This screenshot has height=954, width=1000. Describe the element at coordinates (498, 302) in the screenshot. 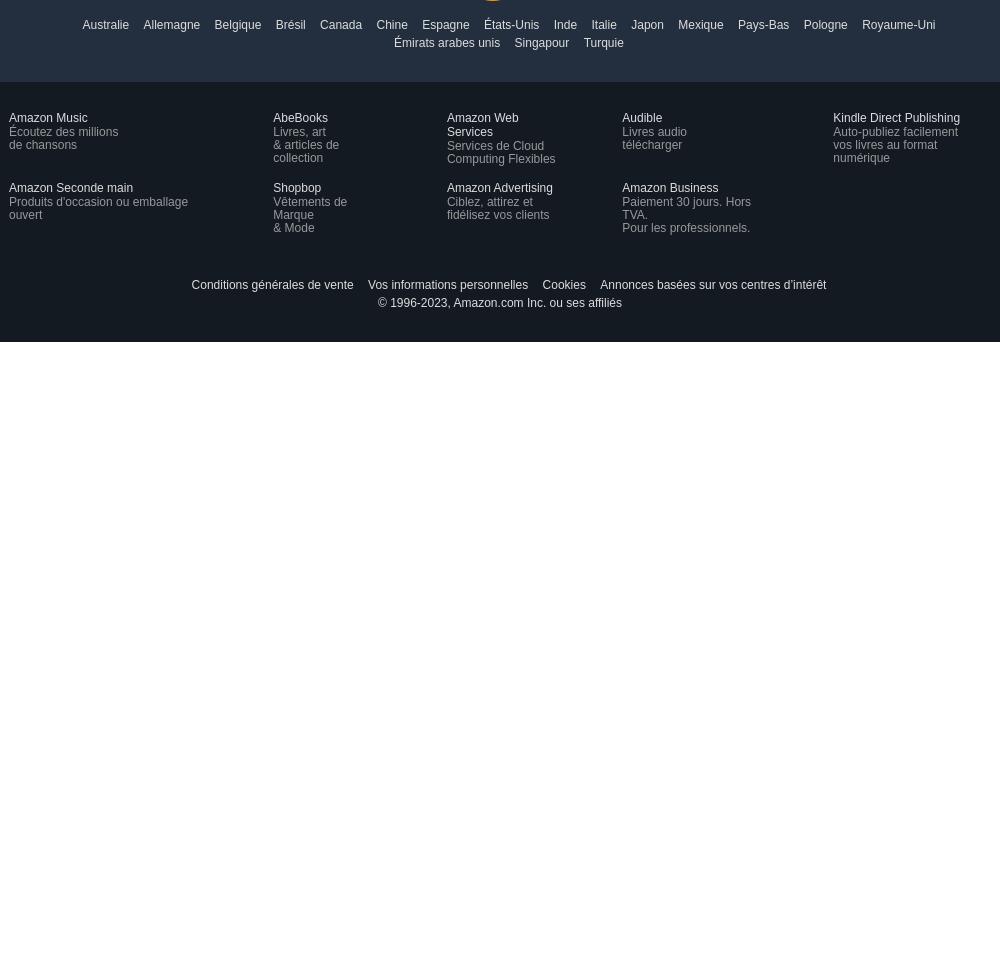

I see `'© 1996-2023, Amazon.com Inc. ou ses affiliés'` at that location.